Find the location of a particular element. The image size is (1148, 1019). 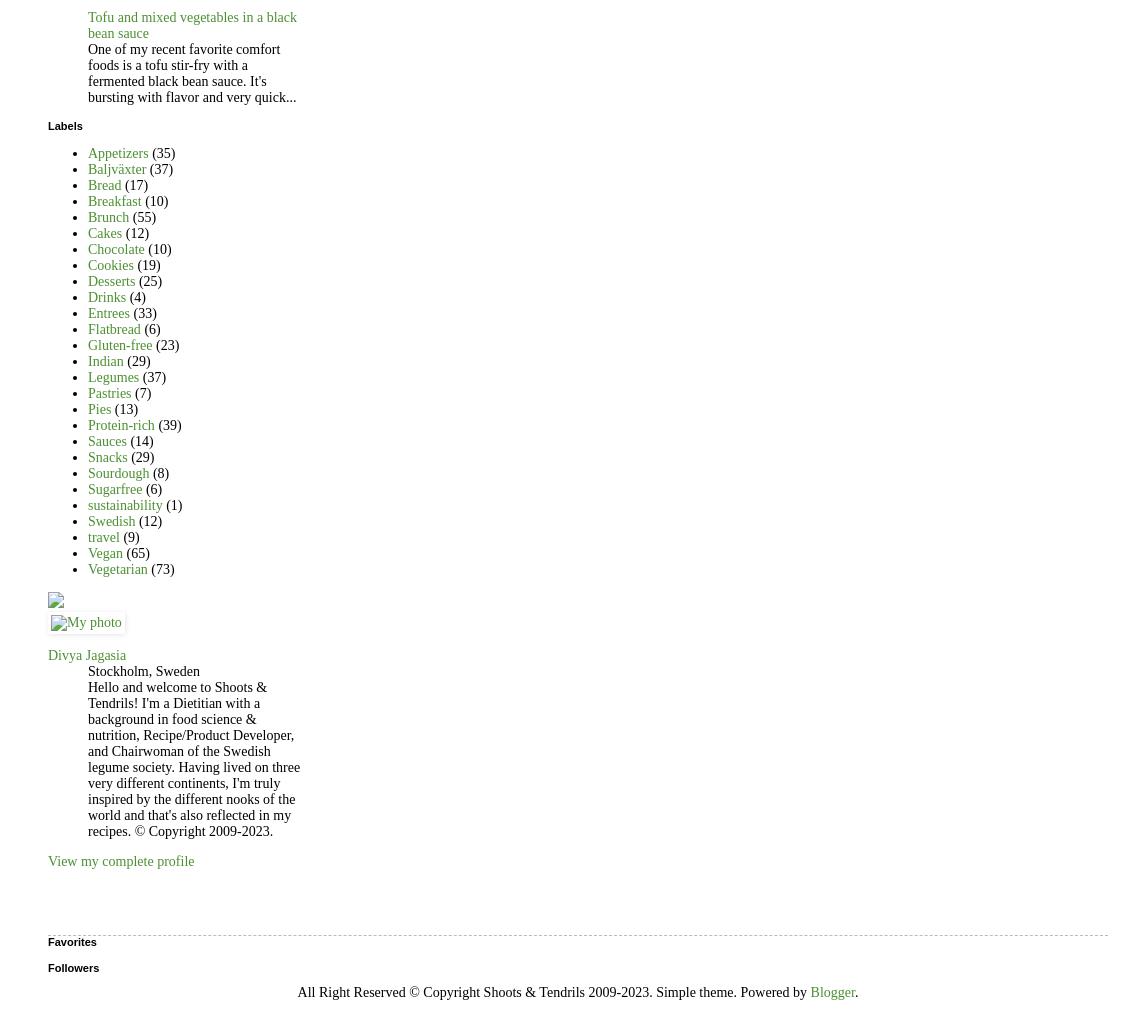

'(73)' is located at coordinates (162, 567).